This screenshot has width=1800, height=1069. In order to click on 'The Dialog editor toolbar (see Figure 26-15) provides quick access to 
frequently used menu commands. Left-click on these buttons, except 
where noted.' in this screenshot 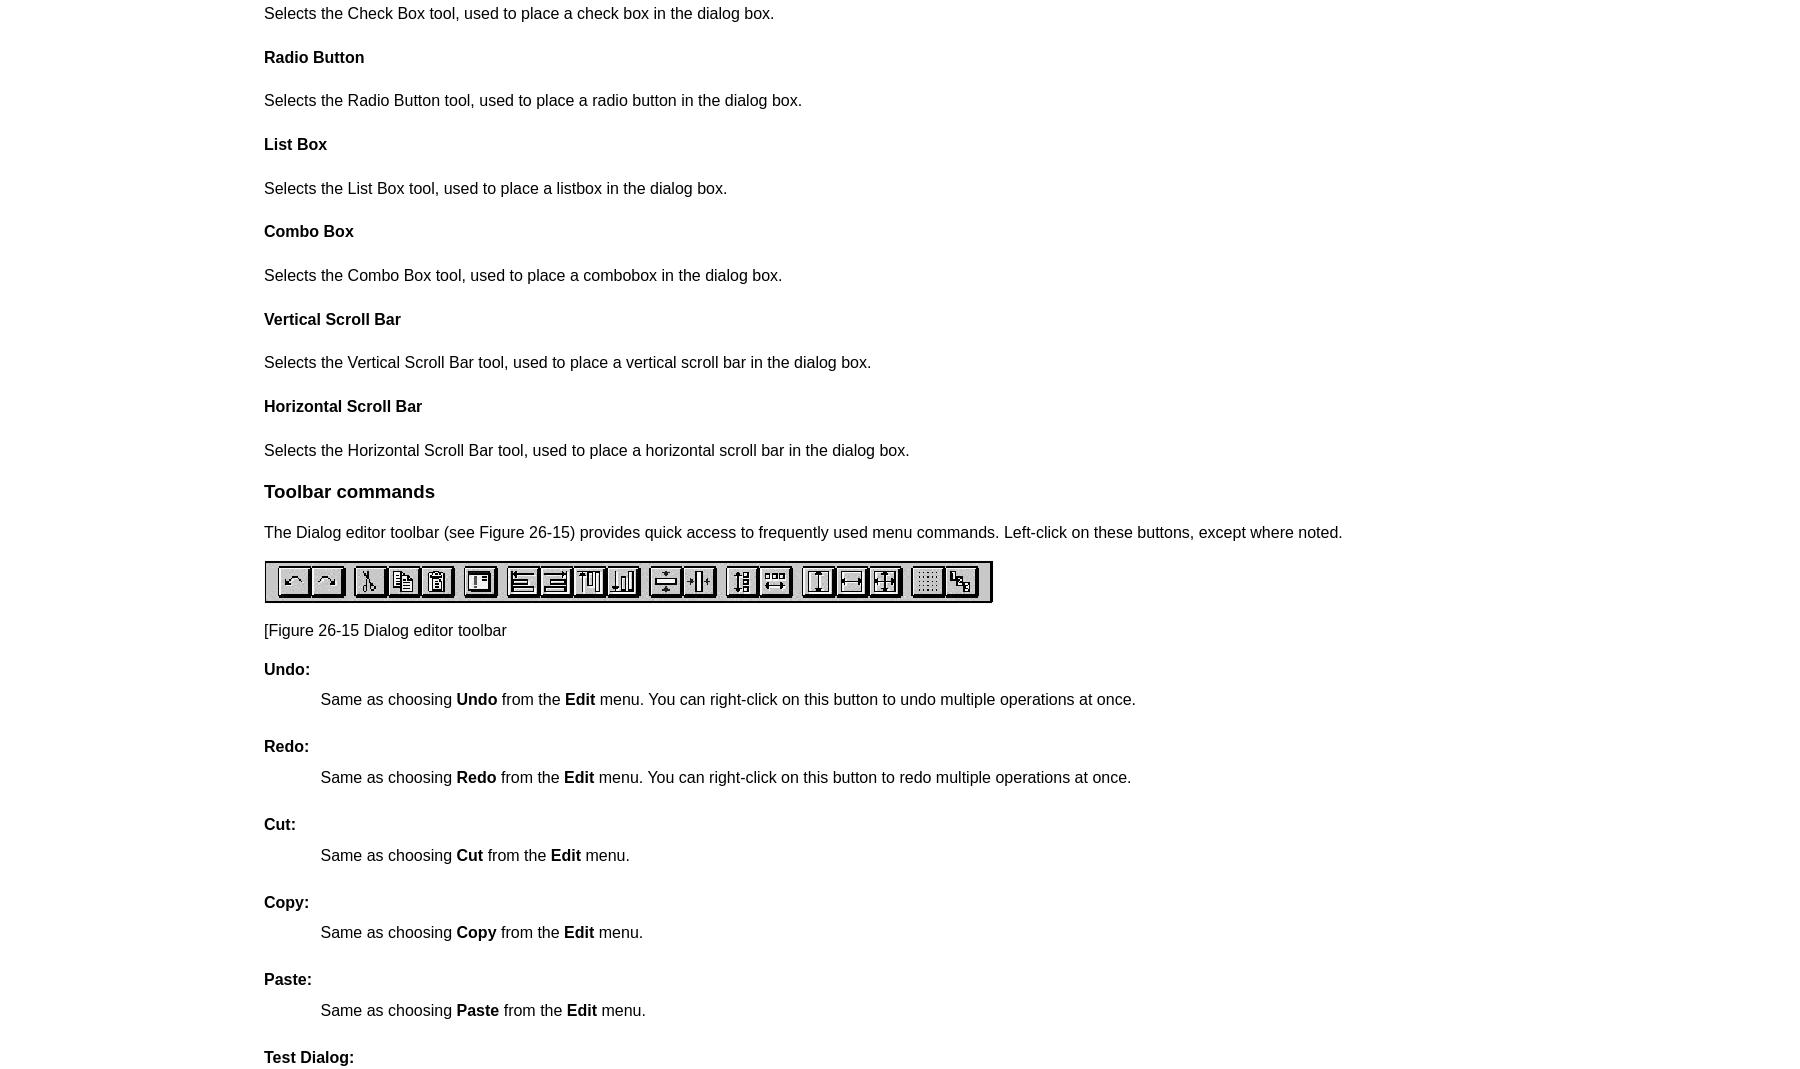, I will do `click(802, 530)`.